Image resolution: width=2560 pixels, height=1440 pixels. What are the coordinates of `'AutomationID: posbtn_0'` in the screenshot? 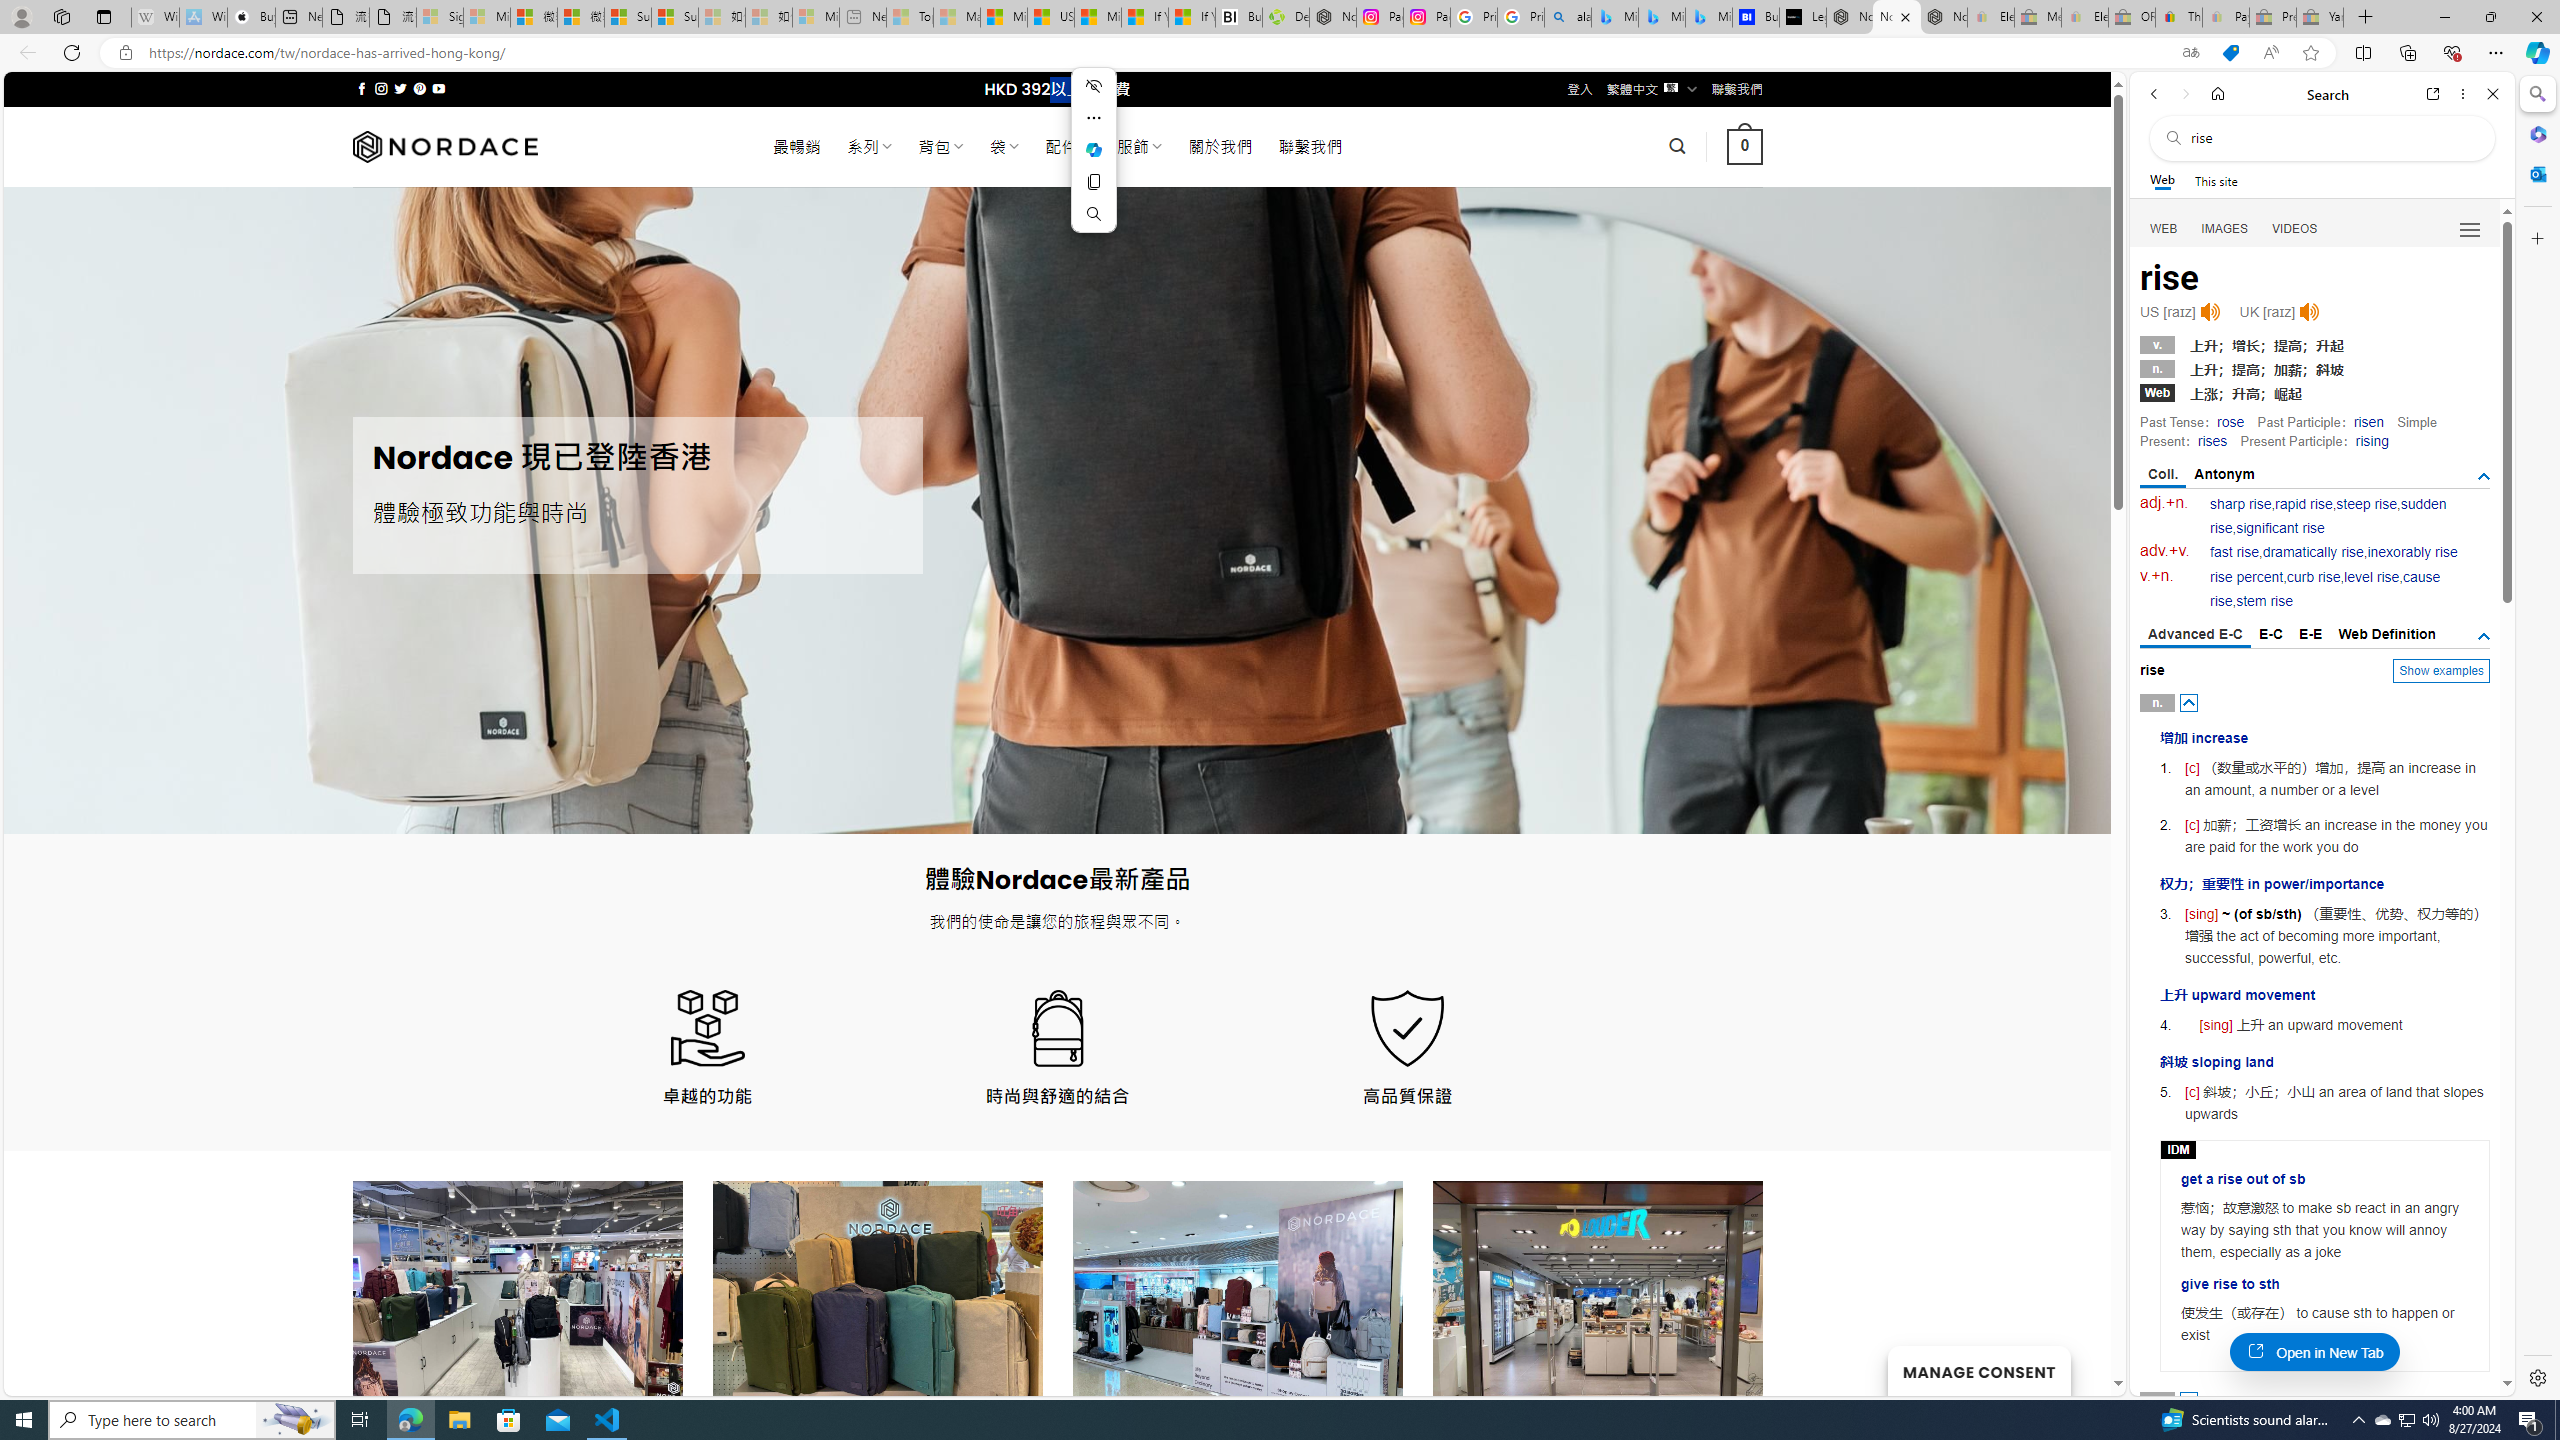 It's located at (2189, 701).